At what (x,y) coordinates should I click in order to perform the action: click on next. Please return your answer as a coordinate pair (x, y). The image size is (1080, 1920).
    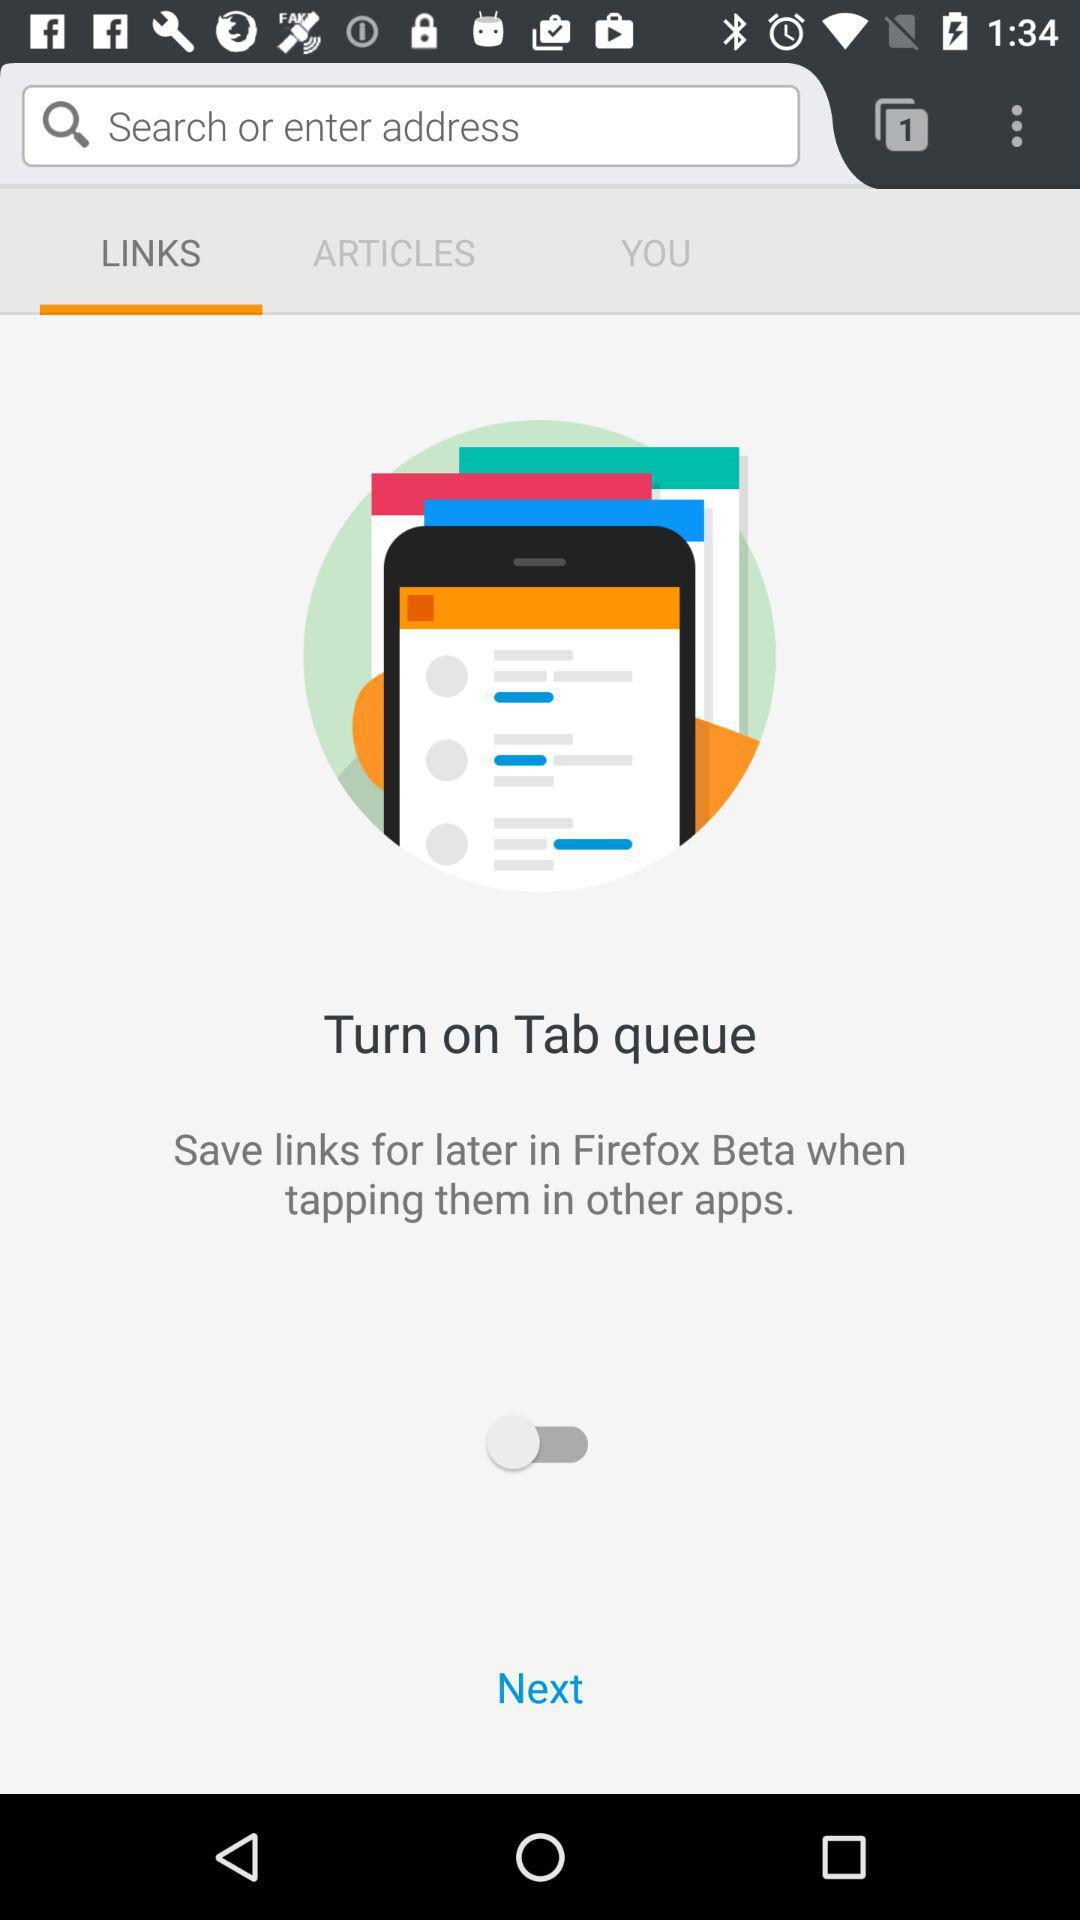
    Looking at the image, I should click on (540, 1685).